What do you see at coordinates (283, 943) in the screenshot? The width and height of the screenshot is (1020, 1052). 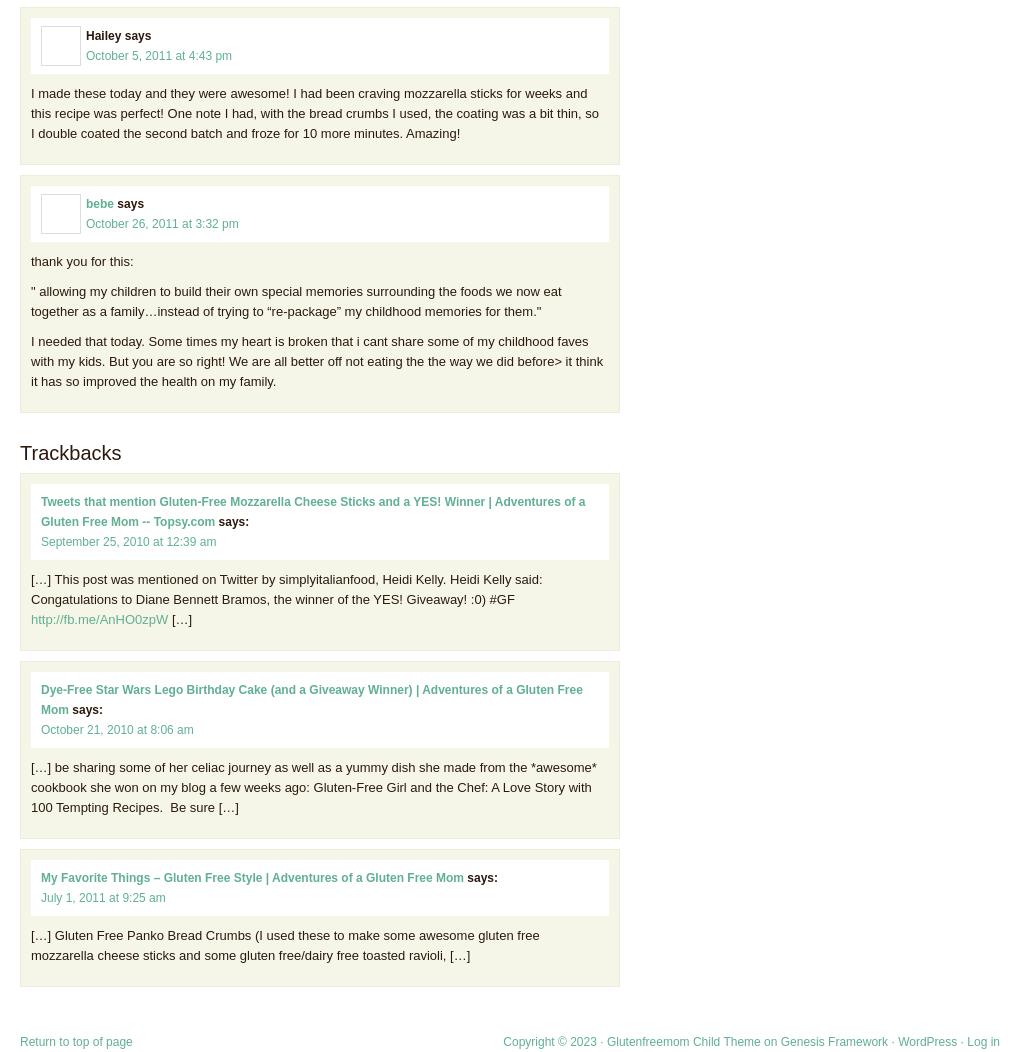 I see `'[…] Gluten Free Panko Bread Crumbs (I used these to make some awesome gluten free mozzarella cheese sticks and some gluten free/dairy free toasted ravioli, […]'` at bounding box center [283, 943].